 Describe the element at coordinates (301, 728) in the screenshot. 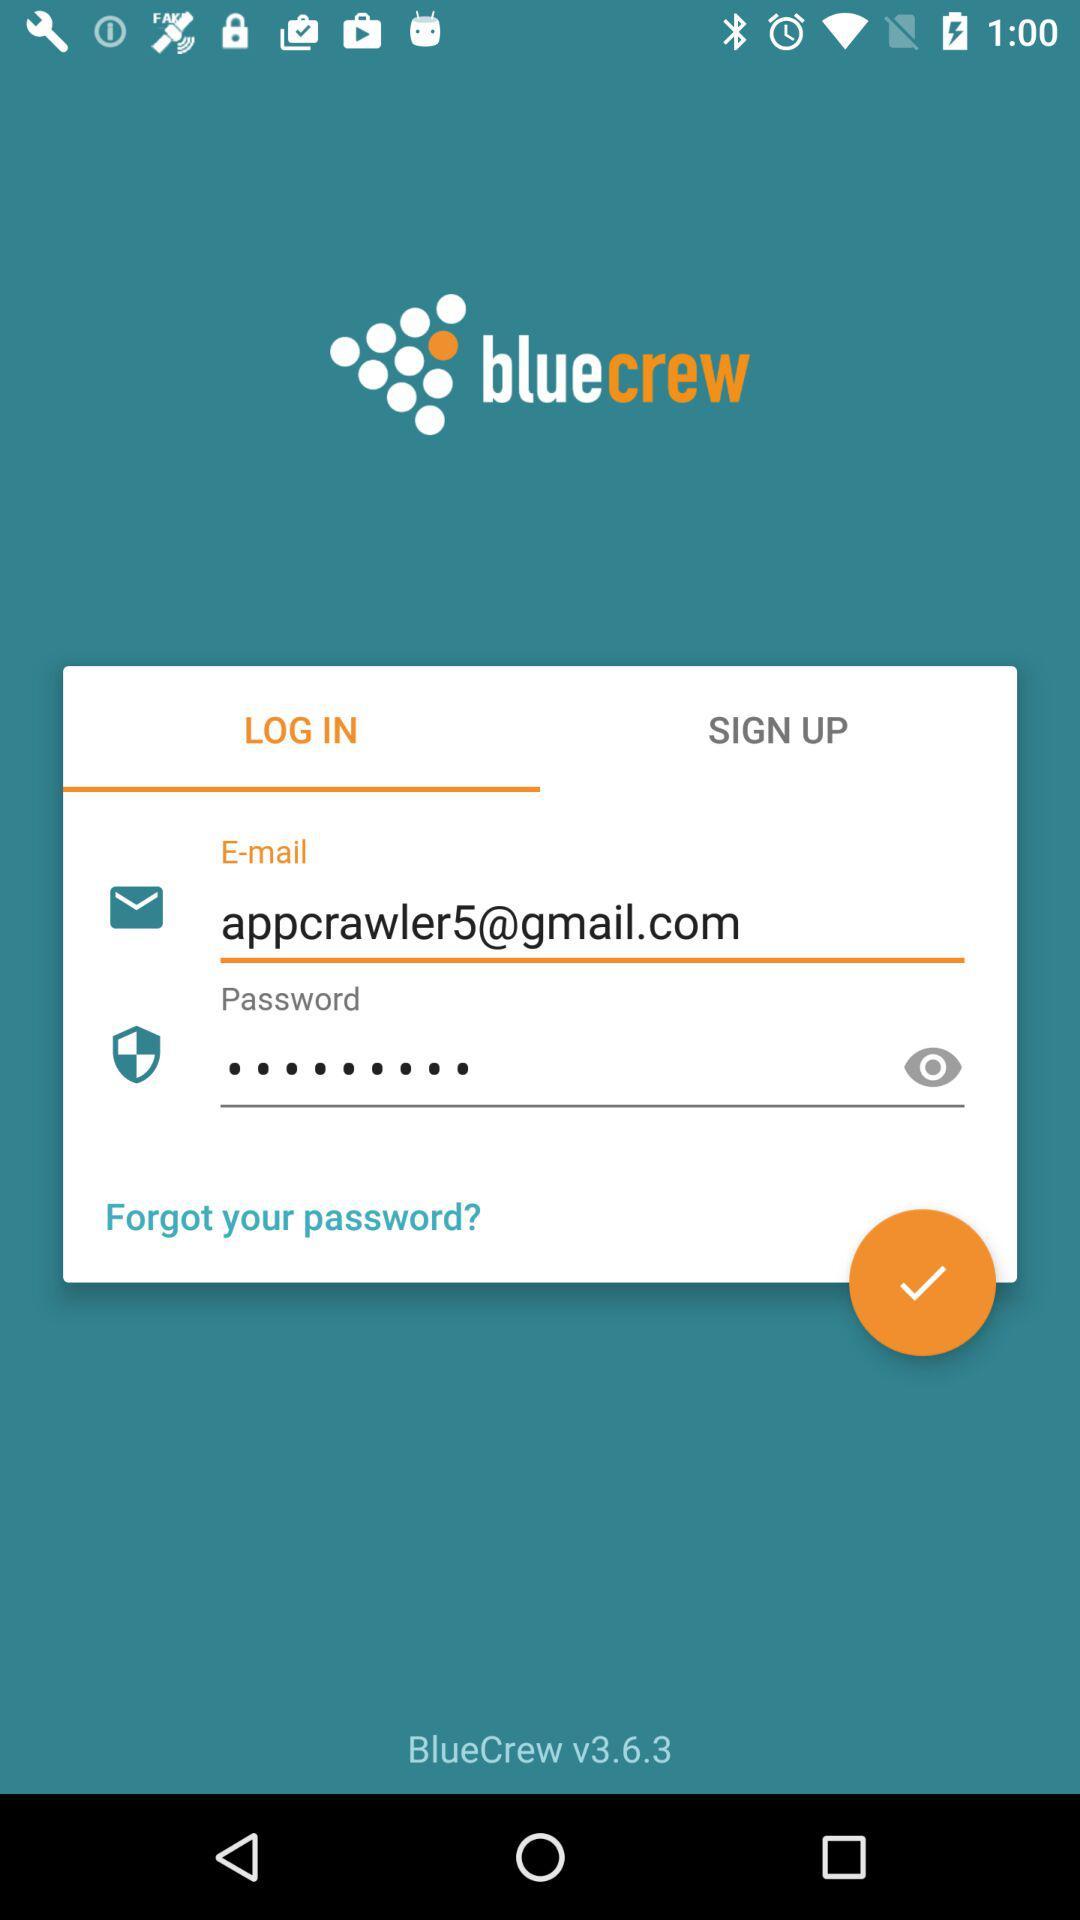

I see `the log in` at that location.